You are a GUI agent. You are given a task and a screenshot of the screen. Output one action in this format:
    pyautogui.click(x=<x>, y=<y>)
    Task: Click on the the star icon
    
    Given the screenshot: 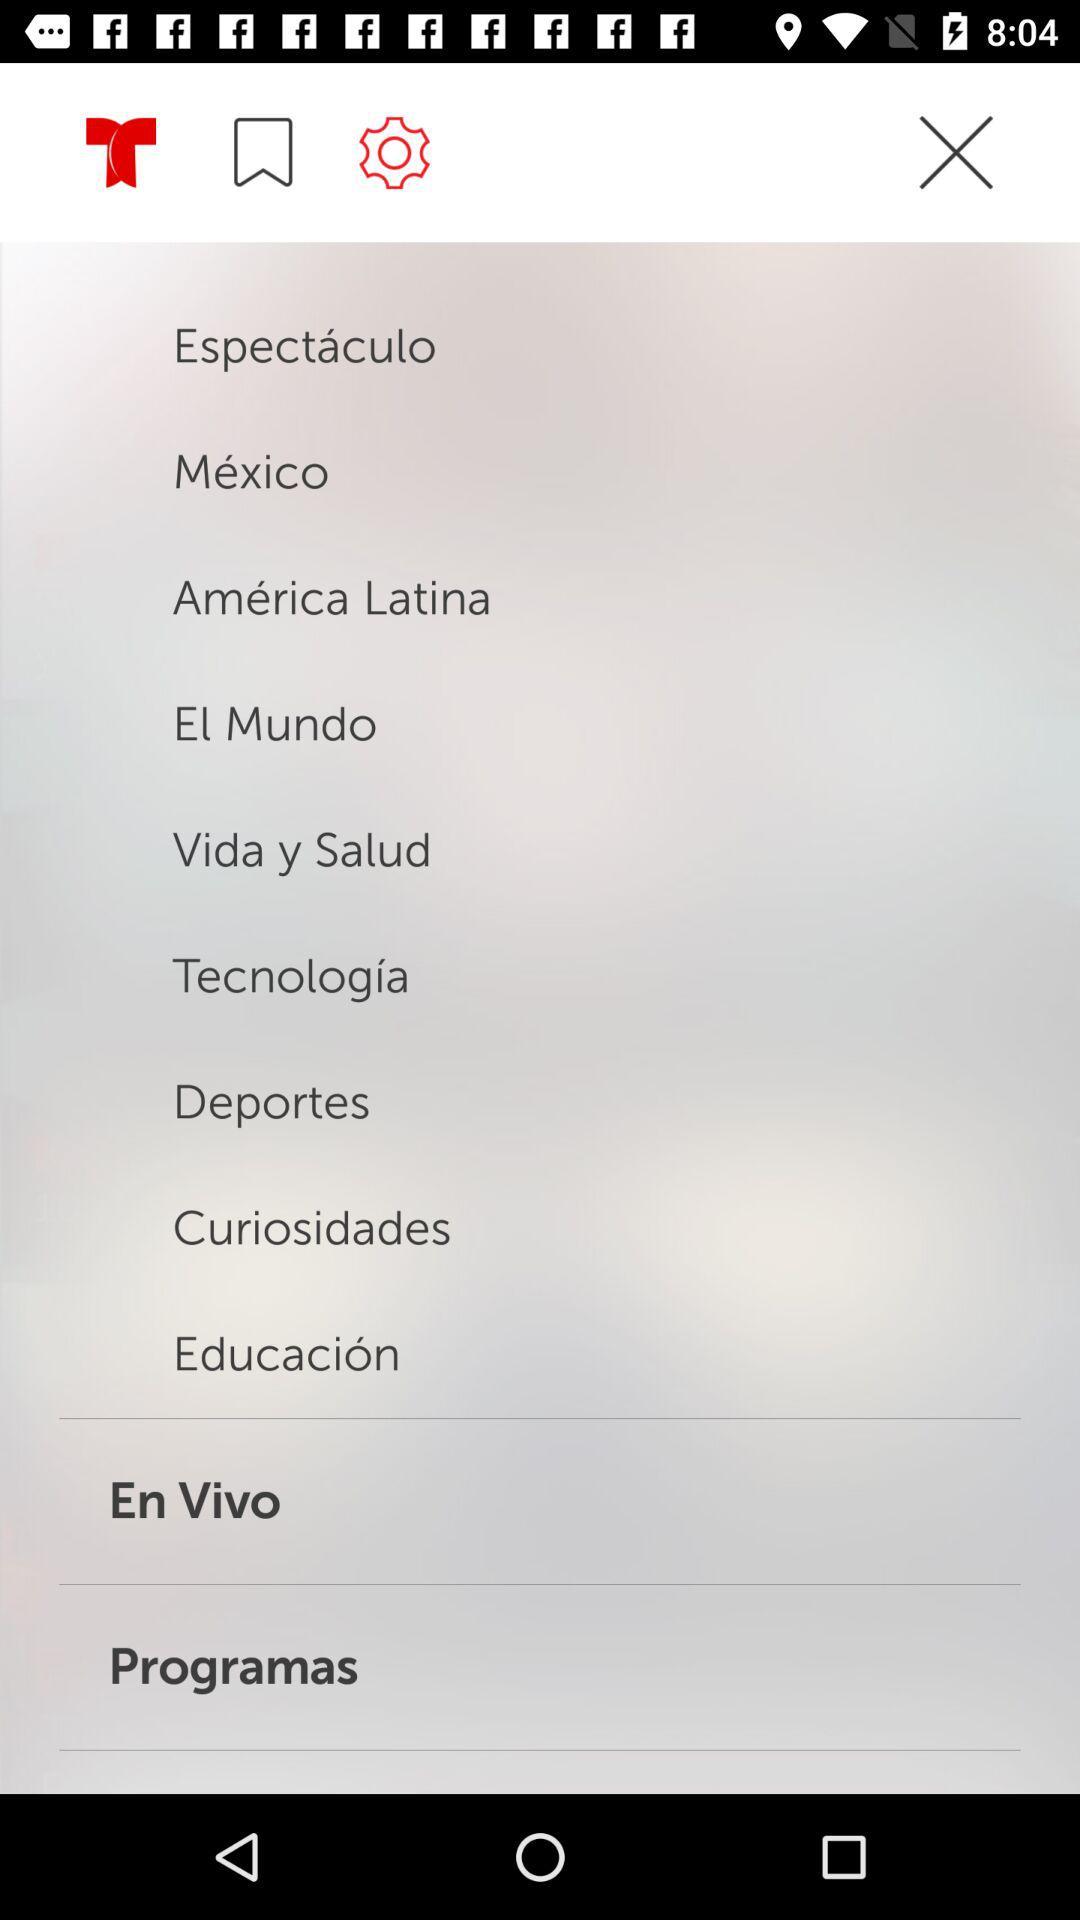 What is the action you would take?
    pyautogui.click(x=121, y=153)
    